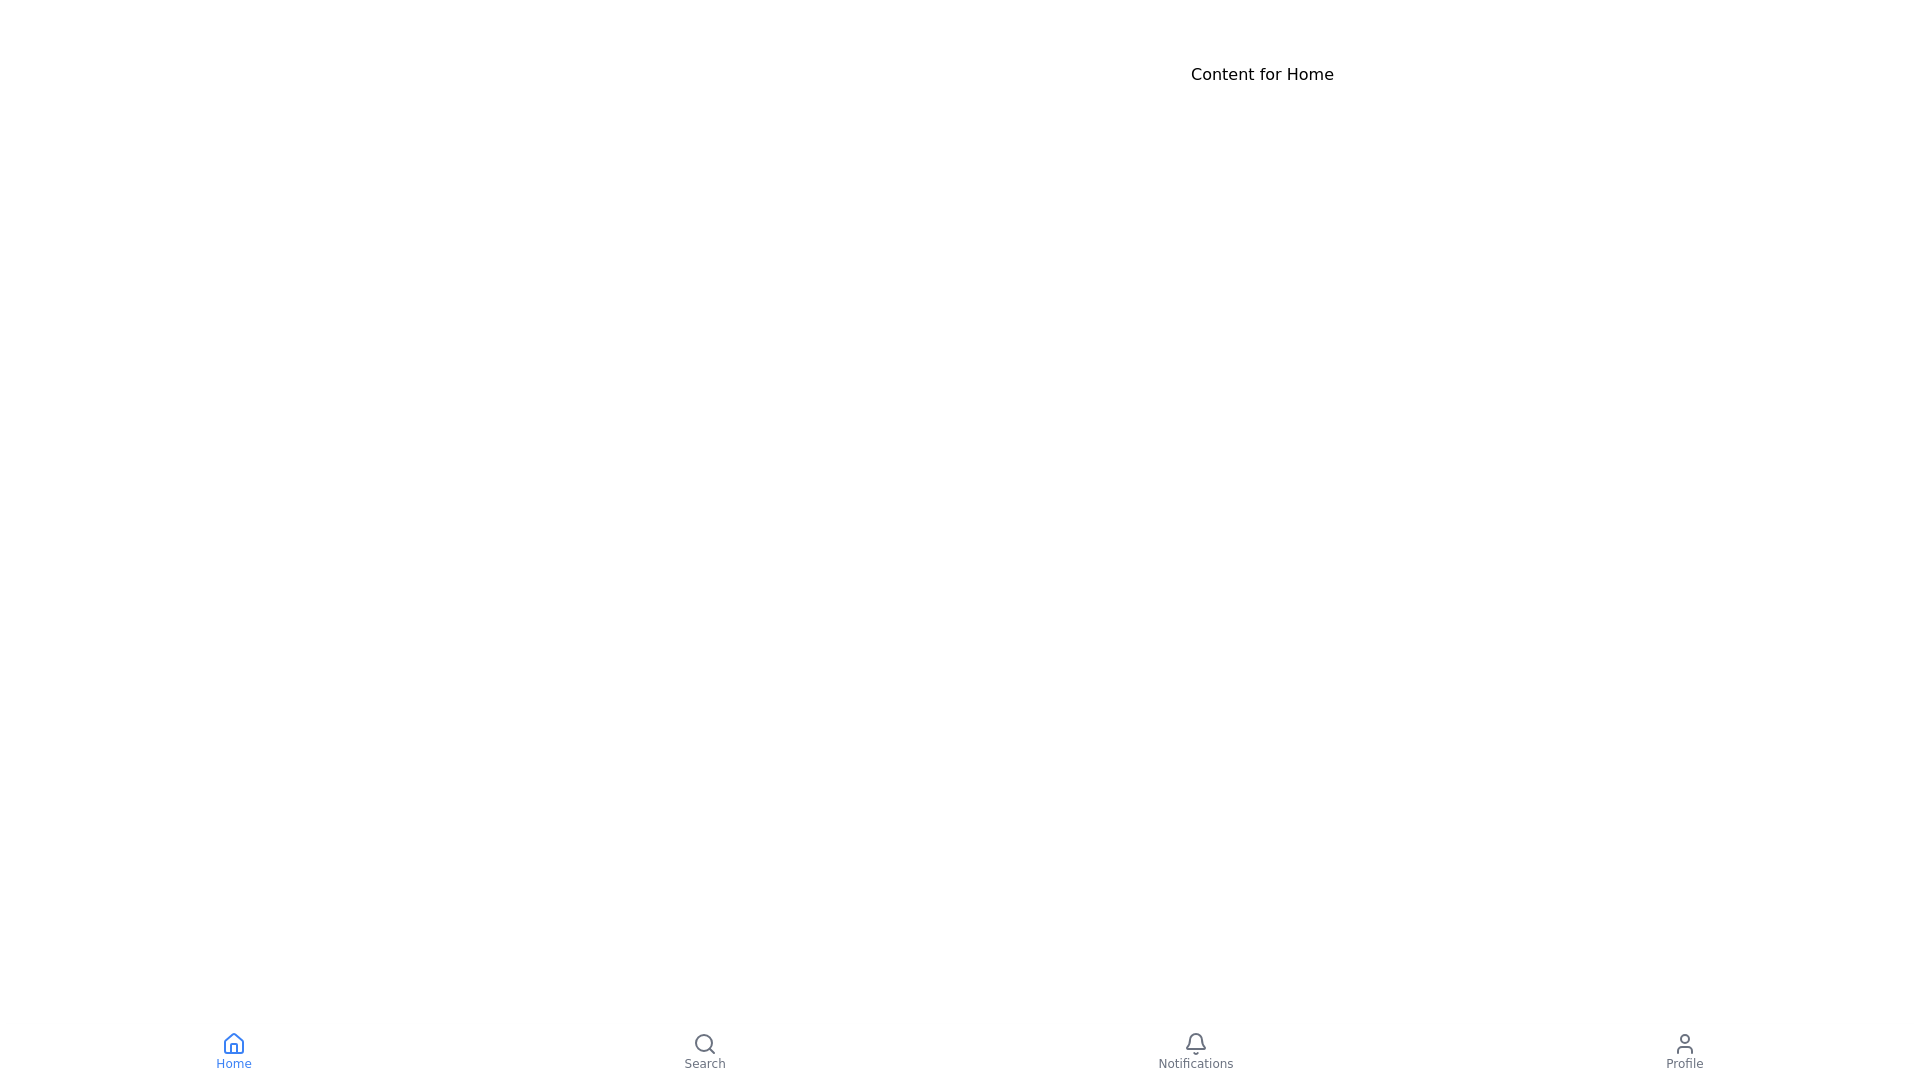  I want to click on the 'Home' text label in the bottom navigation bar, which is positioned directly underneath the house icon, so click(234, 1063).